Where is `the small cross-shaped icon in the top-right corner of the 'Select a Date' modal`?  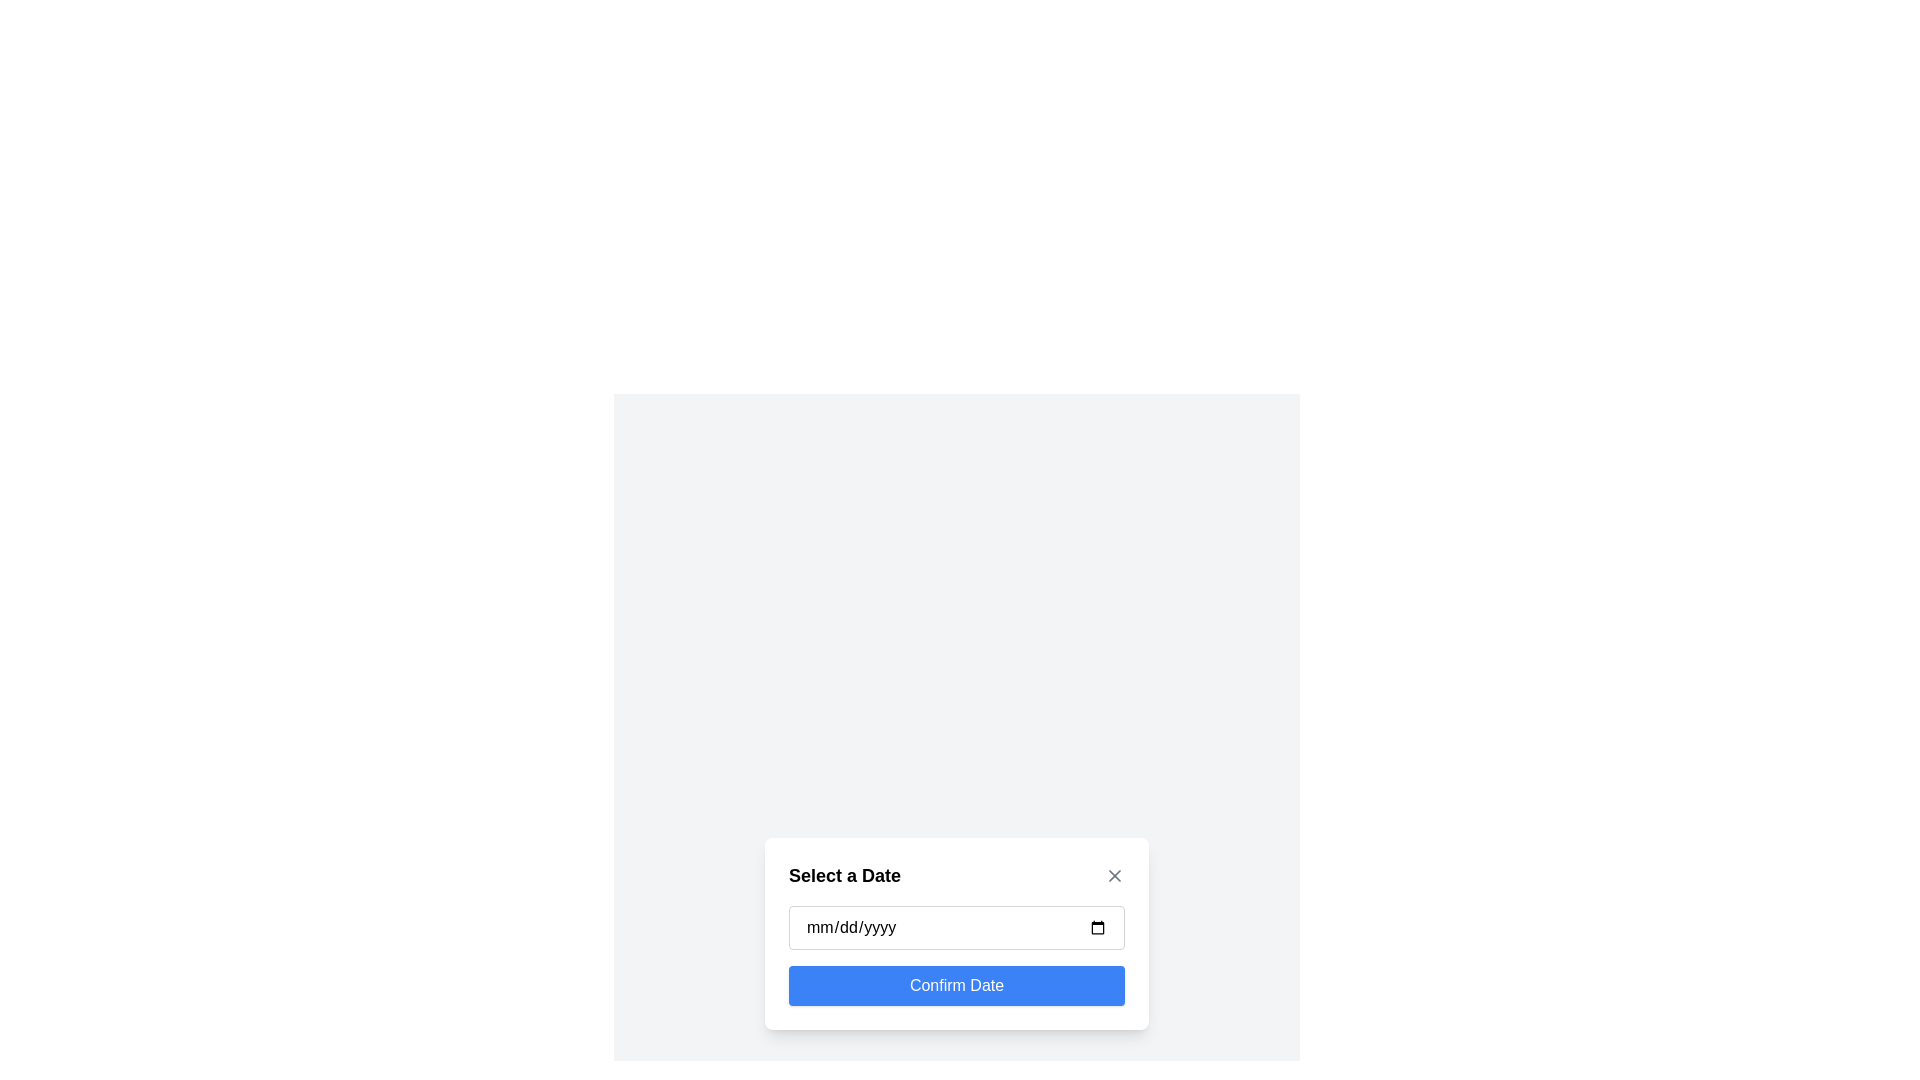 the small cross-shaped icon in the top-right corner of the 'Select a Date' modal is located at coordinates (1113, 874).